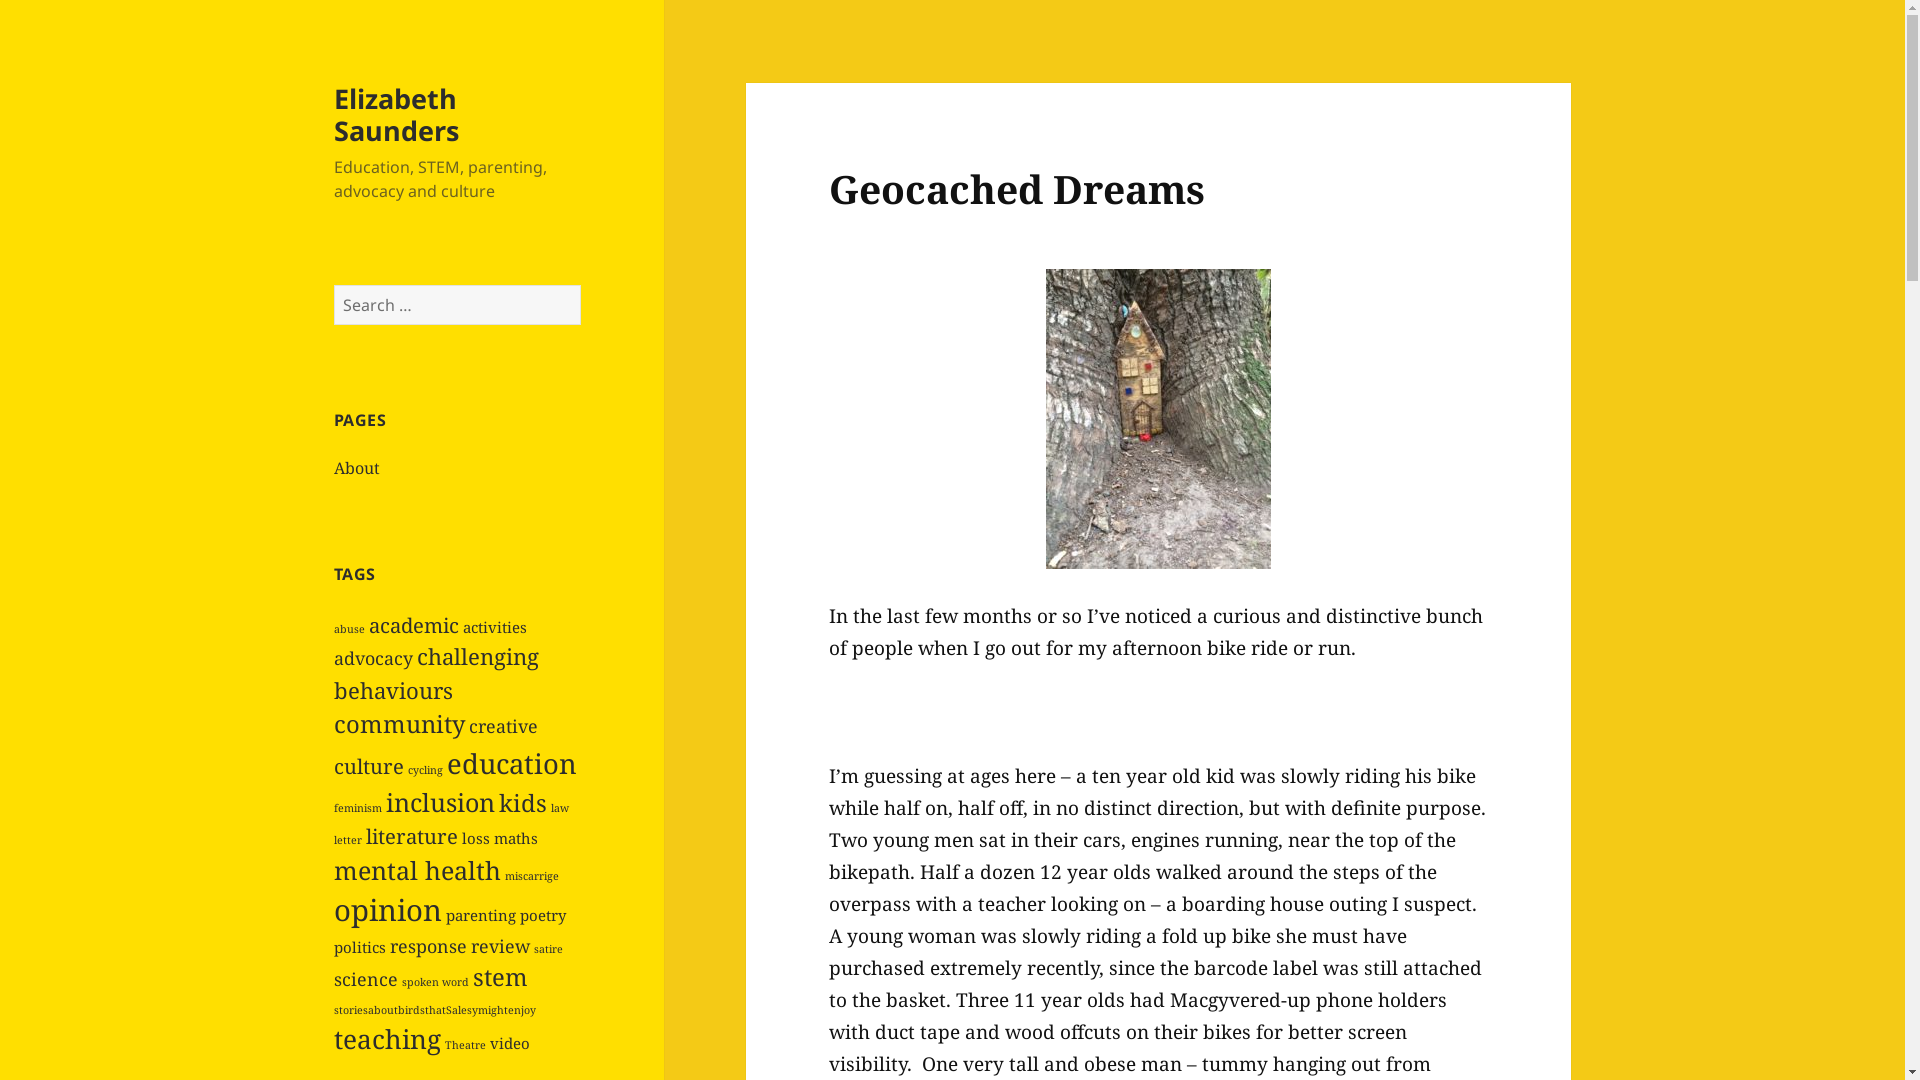 The width and height of the screenshot is (1920, 1080). Describe the element at coordinates (509, 1041) in the screenshot. I see `'video'` at that location.